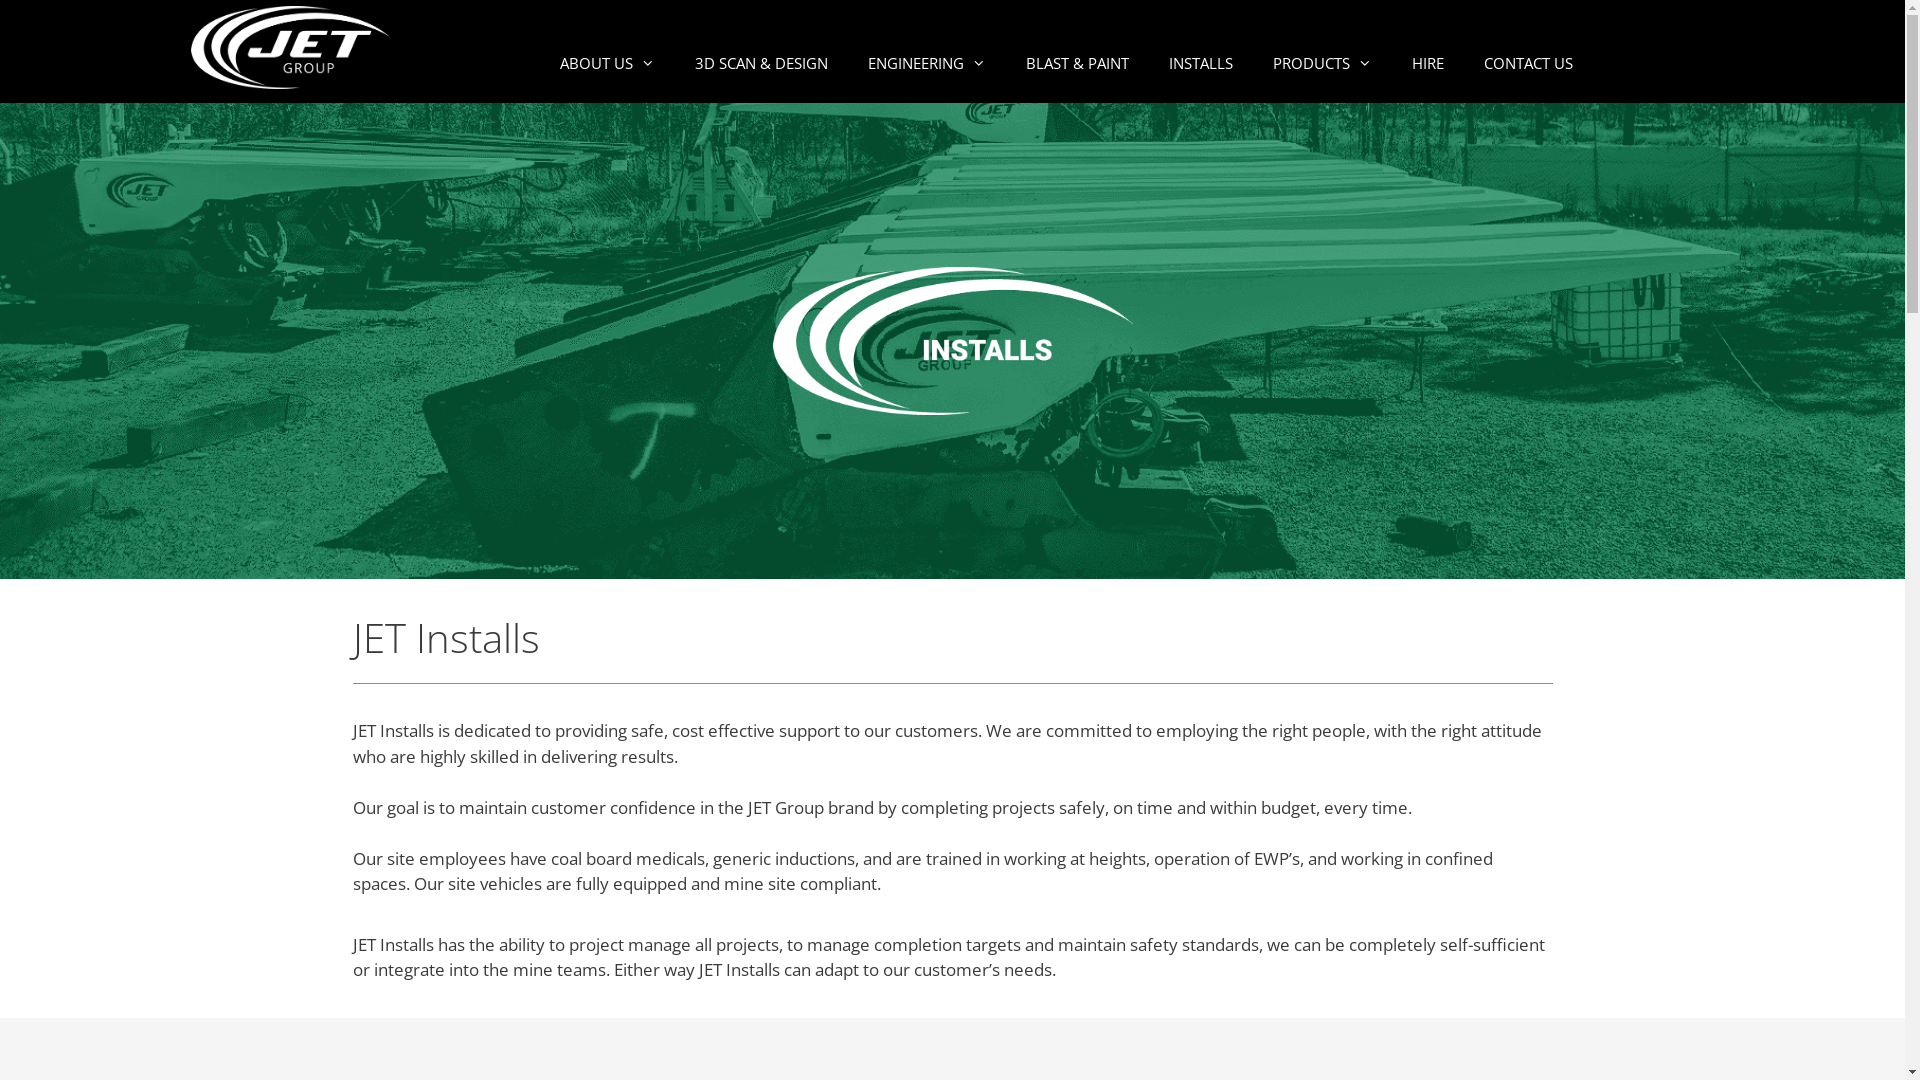  I want to click on 'HIRE', so click(1391, 61).